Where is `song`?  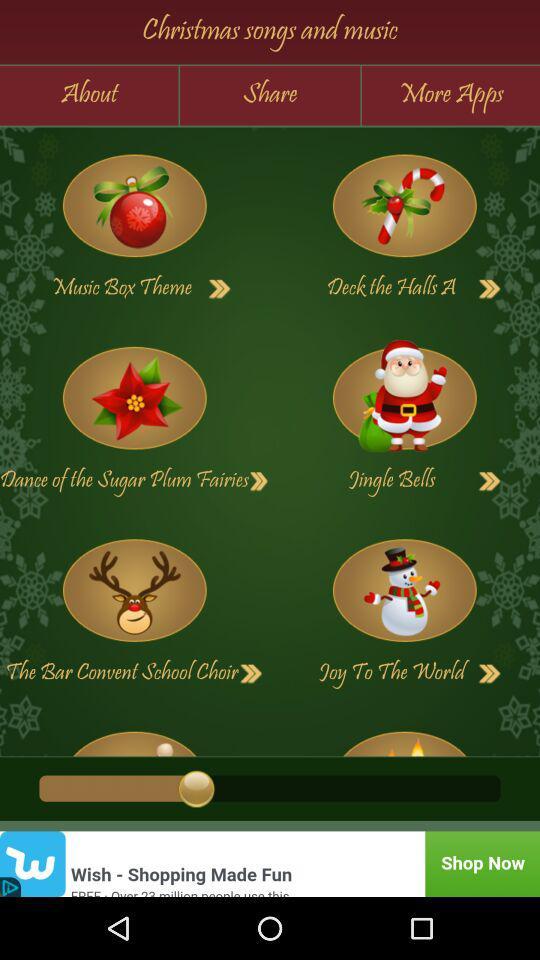
song is located at coordinates (134, 736).